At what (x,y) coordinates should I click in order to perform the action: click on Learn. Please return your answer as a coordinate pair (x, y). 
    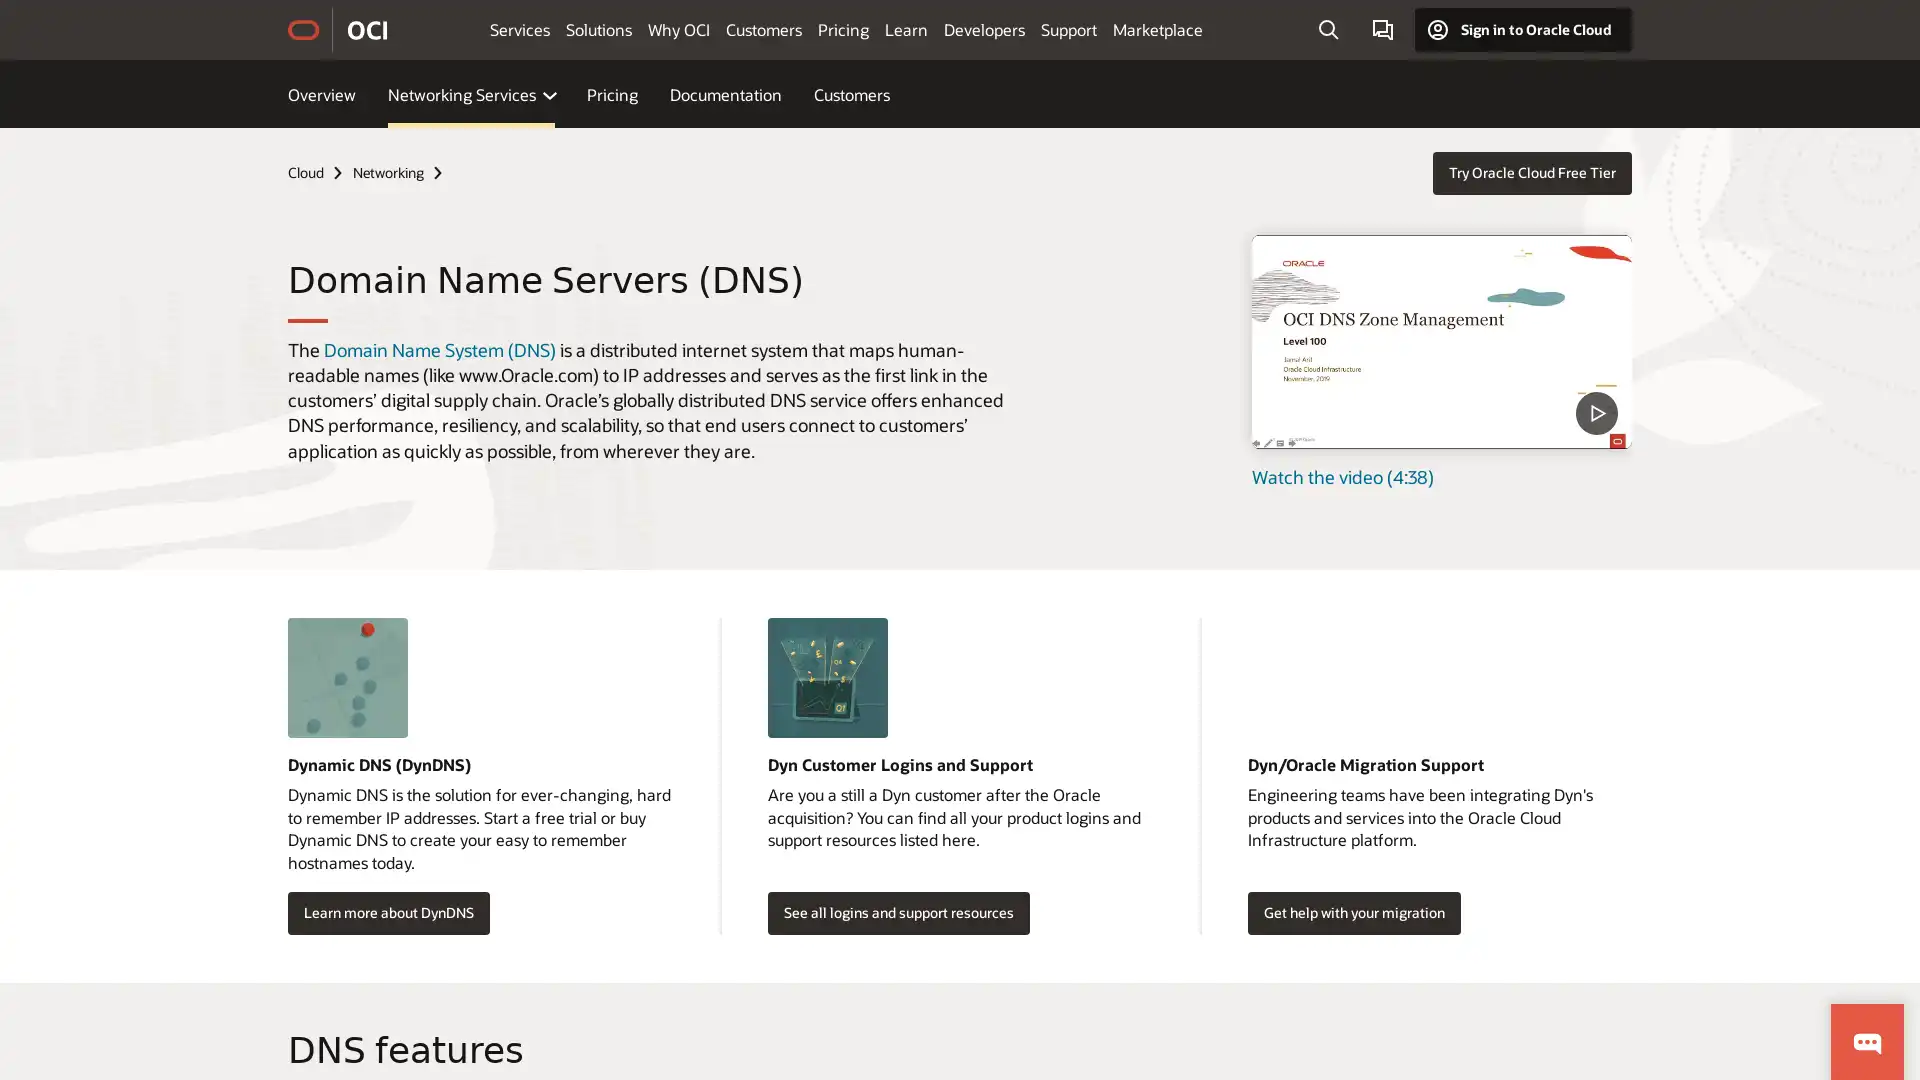
    Looking at the image, I should click on (905, 29).